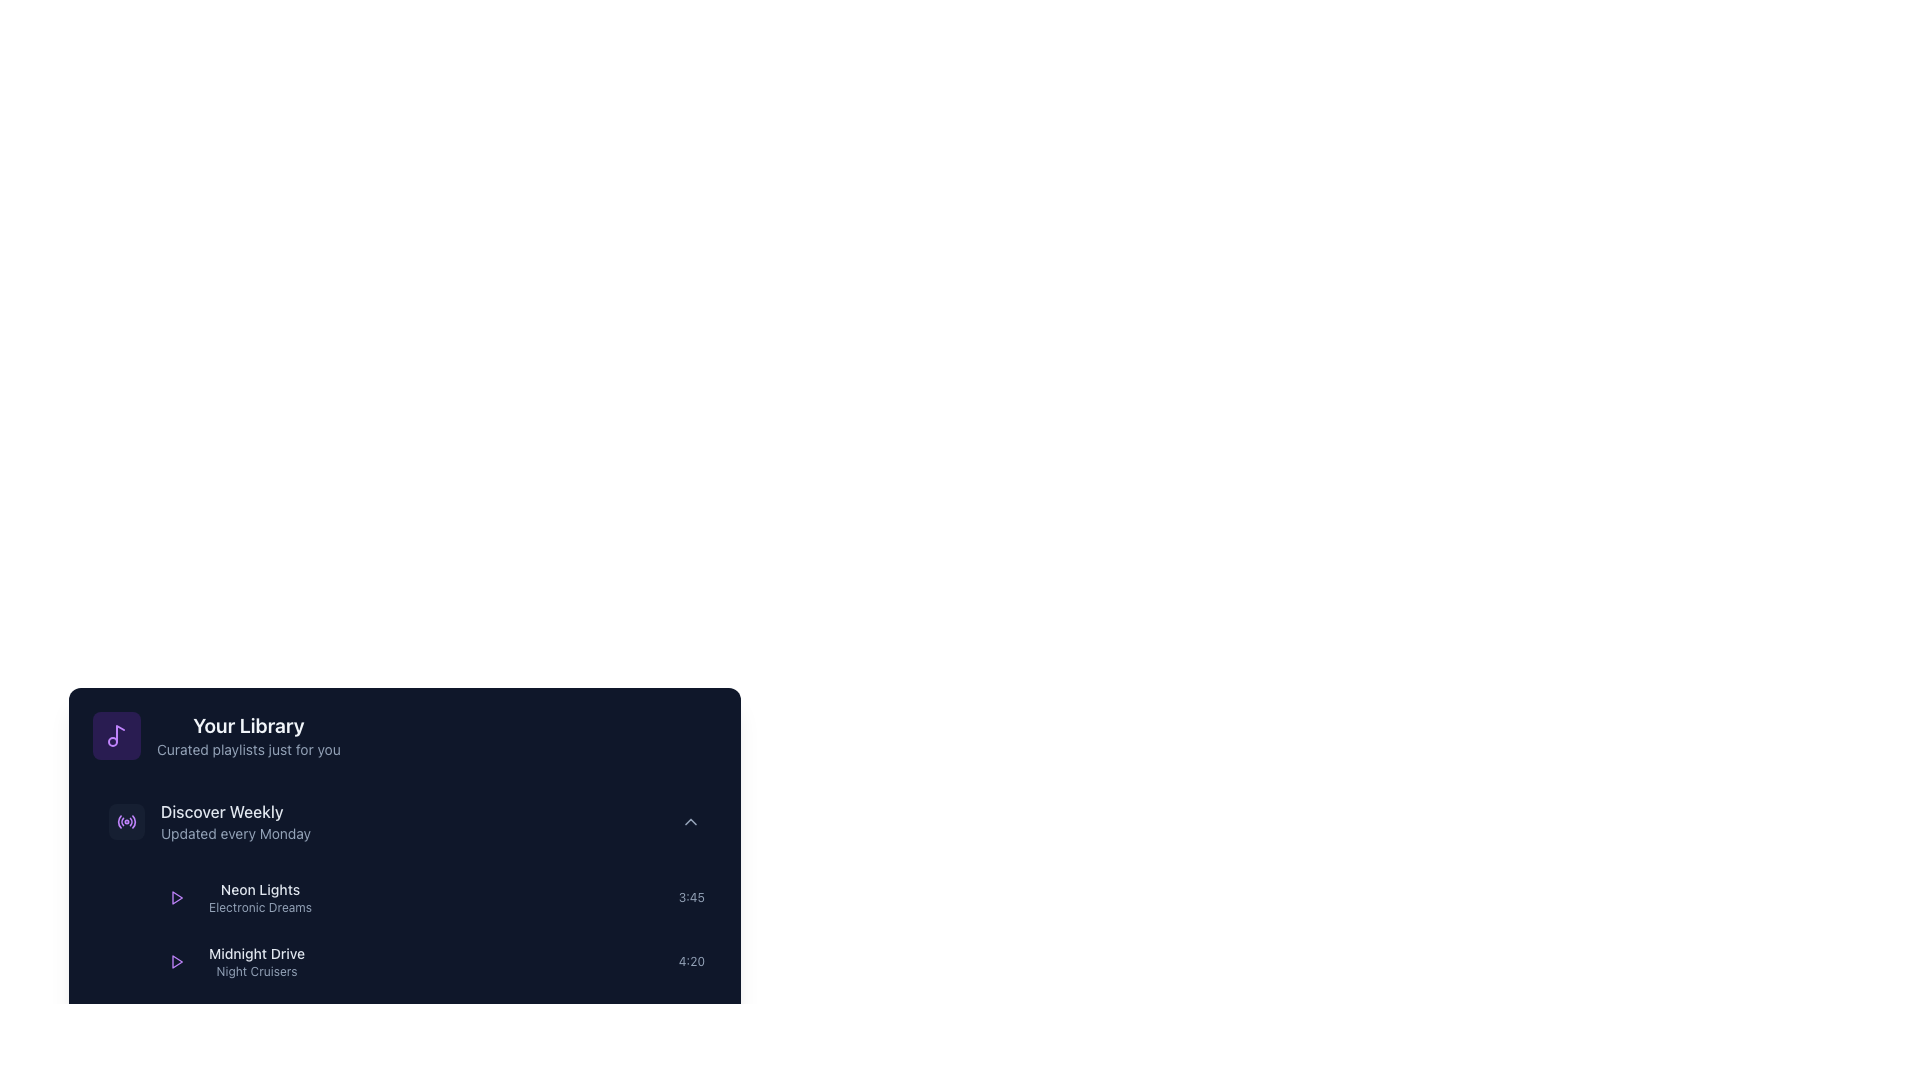  Describe the element at coordinates (691, 960) in the screenshot. I see `the text label displaying the duration '4:20' located at the bottom-right corner of the music playlist card adjacent to the song title 'Midnight Drive' by 'Night Cruisers'` at that location.